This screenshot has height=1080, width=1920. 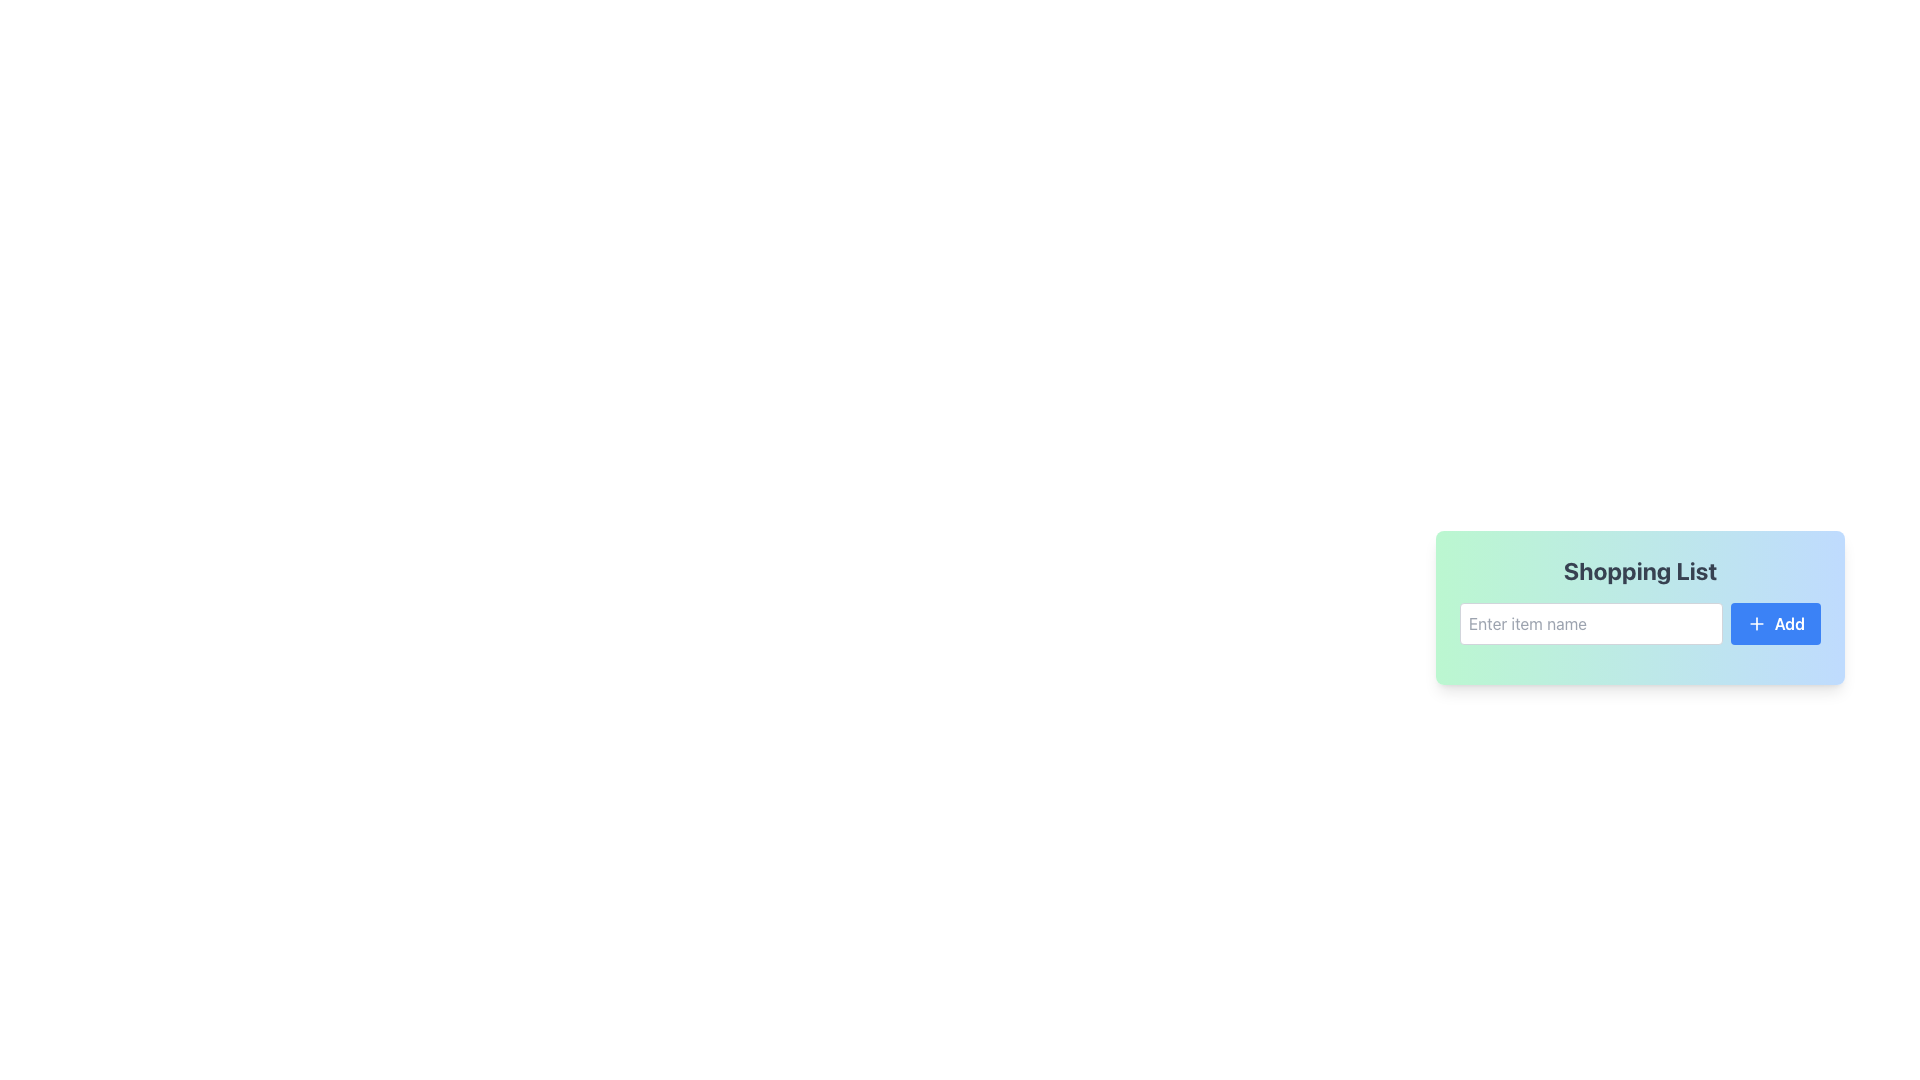 What do you see at coordinates (1775, 623) in the screenshot?
I see `the button used to add an item to the shopping list, located at the rightmost end of the element group next to the input box labeled 'Enter item name'` at bounding box center [1775, 623].